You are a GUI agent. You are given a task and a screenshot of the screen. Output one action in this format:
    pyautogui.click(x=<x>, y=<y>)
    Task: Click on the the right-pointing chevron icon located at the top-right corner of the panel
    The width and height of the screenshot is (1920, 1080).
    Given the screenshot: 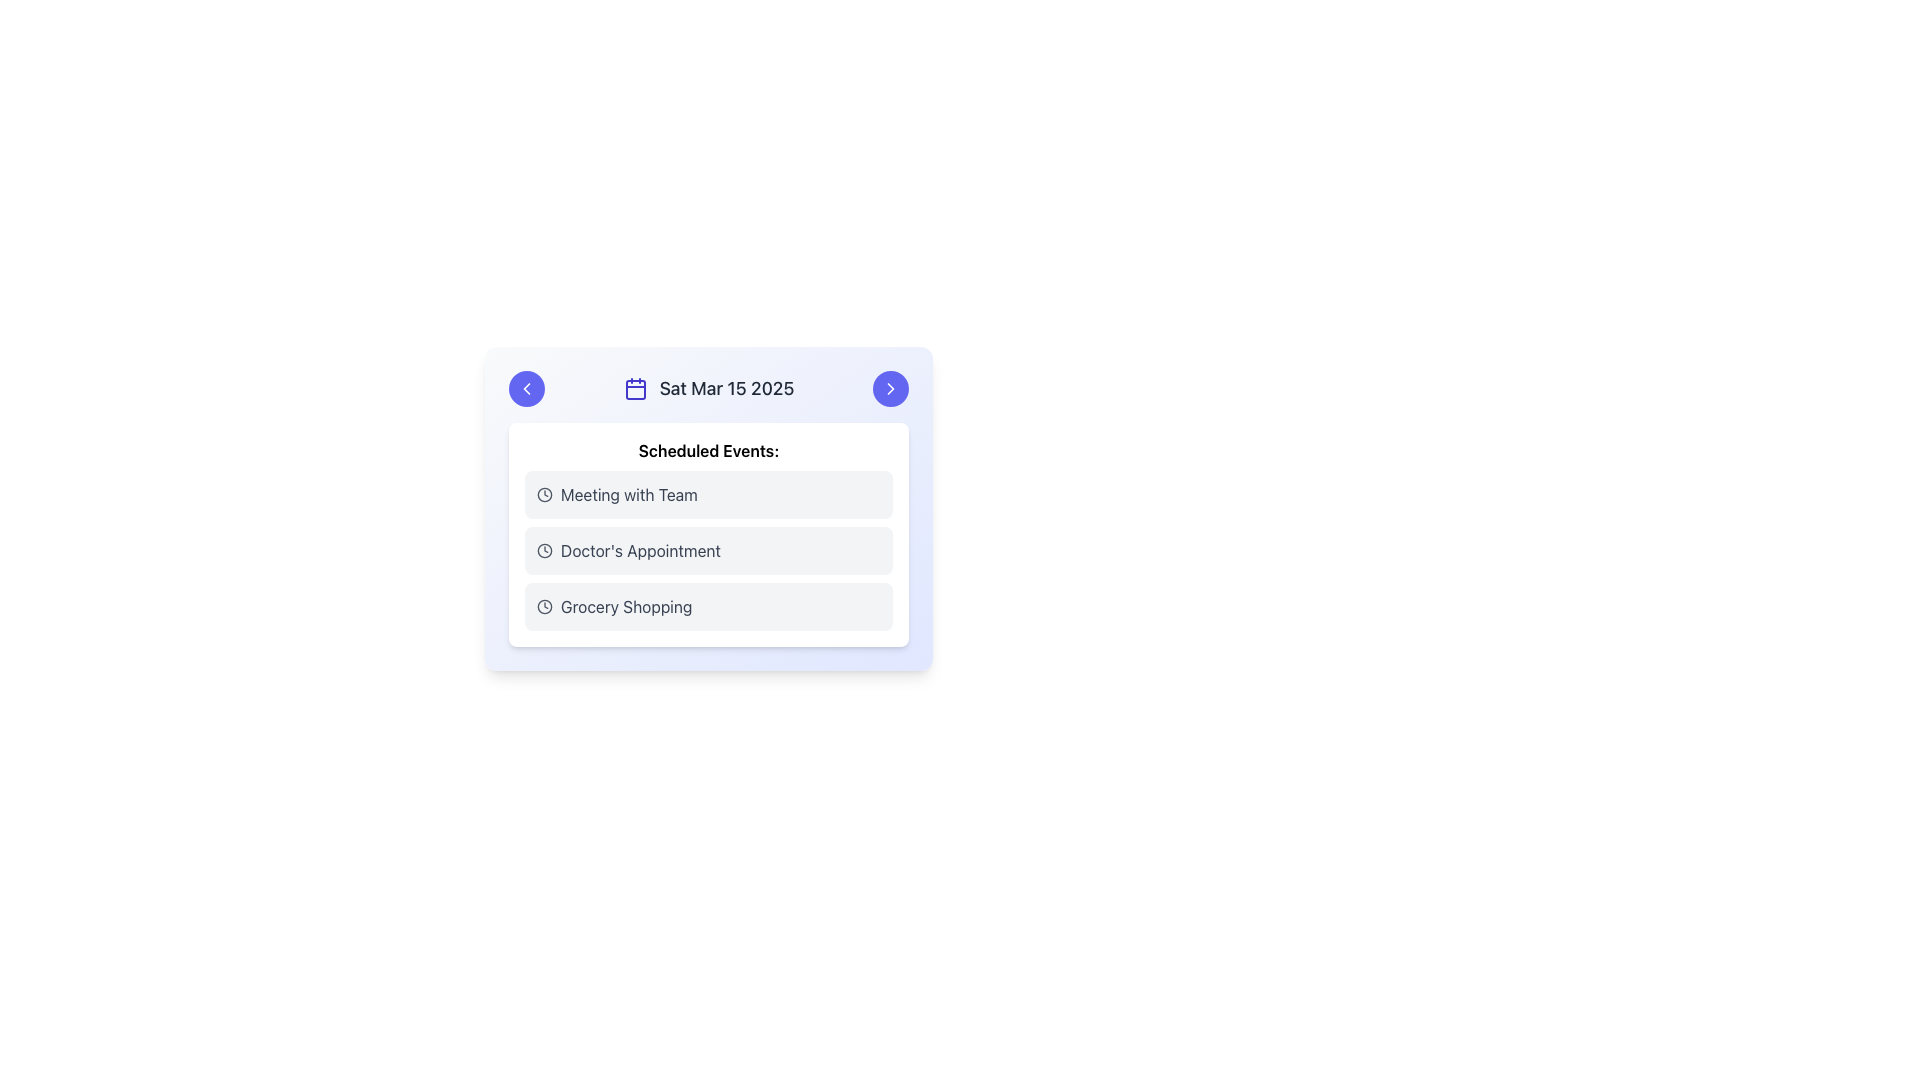 What is the action you would take?
    pyautogui.click(x=890, y=389)
    